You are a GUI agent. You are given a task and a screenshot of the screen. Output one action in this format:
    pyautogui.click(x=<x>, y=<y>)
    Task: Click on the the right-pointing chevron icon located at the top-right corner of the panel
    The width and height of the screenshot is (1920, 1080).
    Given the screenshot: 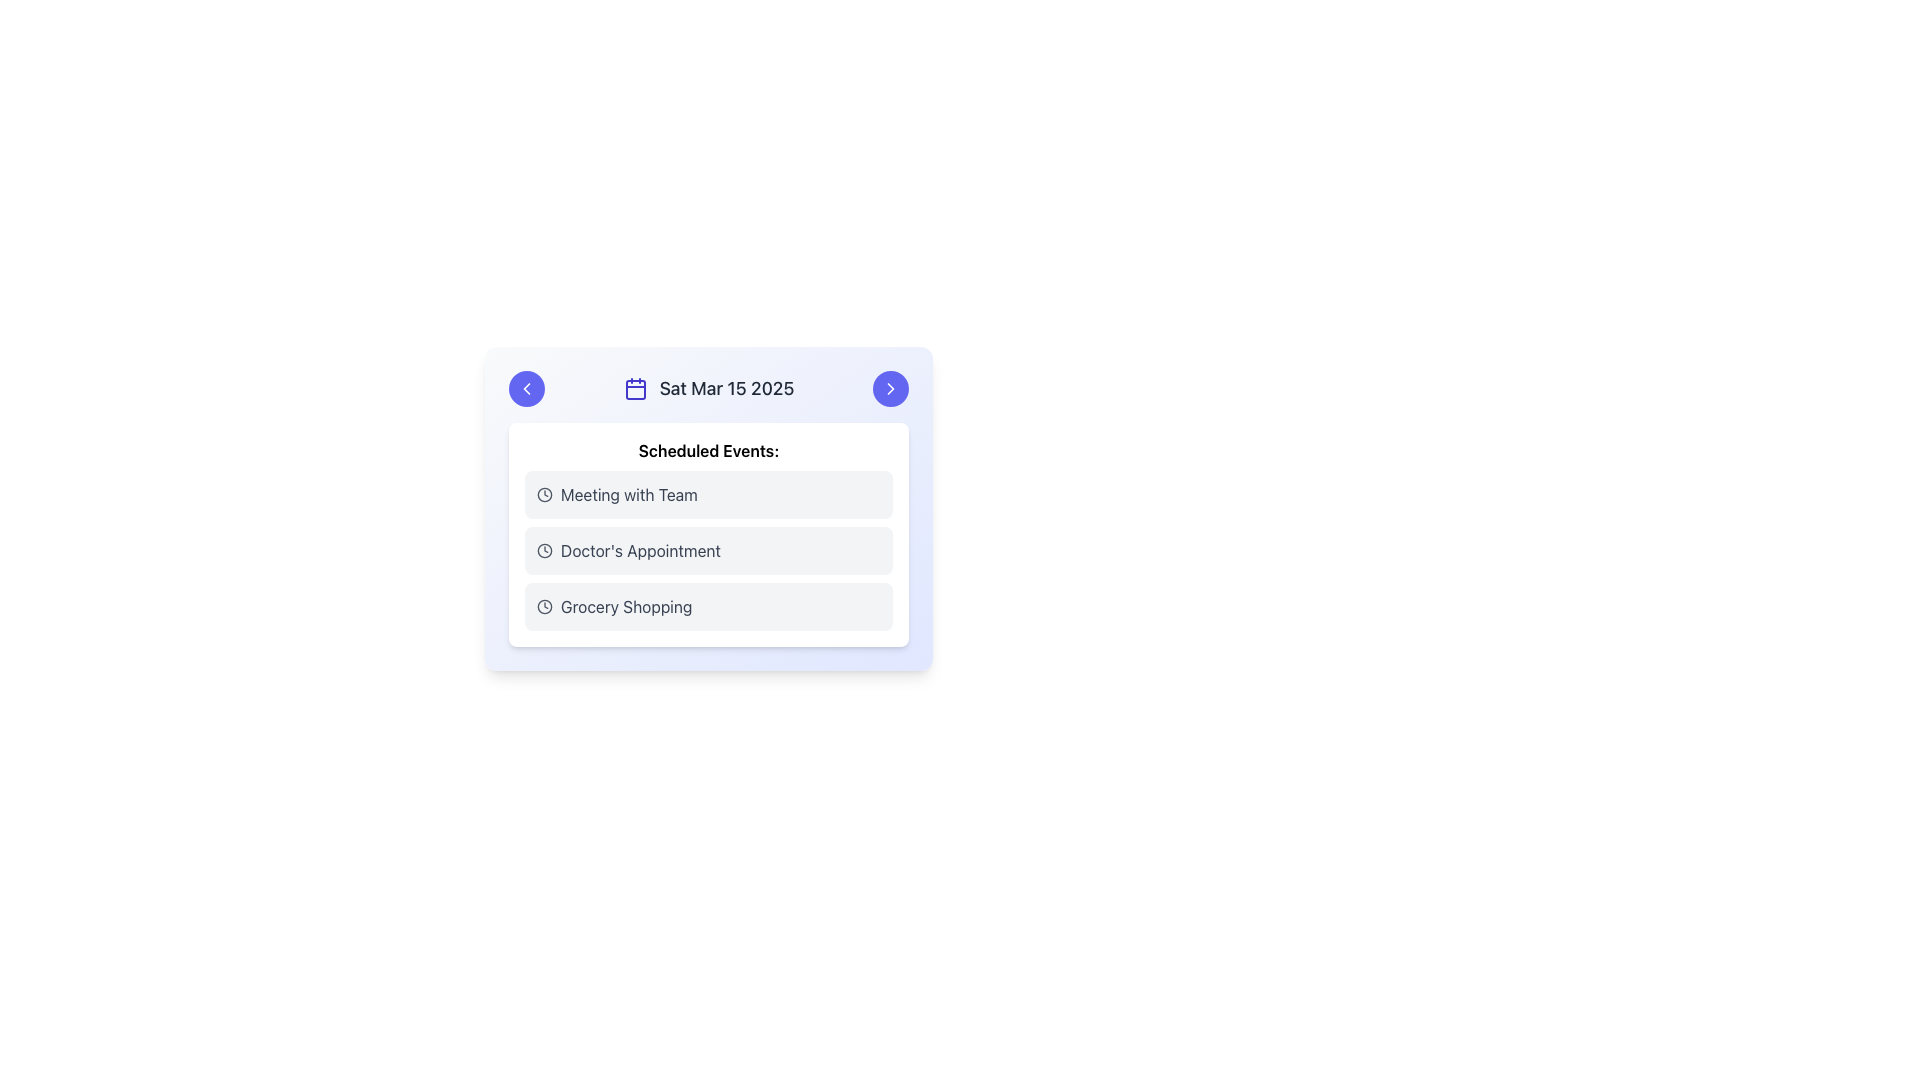 What is the action you would take?
    pyautogui.click(x=890, y=389)
    